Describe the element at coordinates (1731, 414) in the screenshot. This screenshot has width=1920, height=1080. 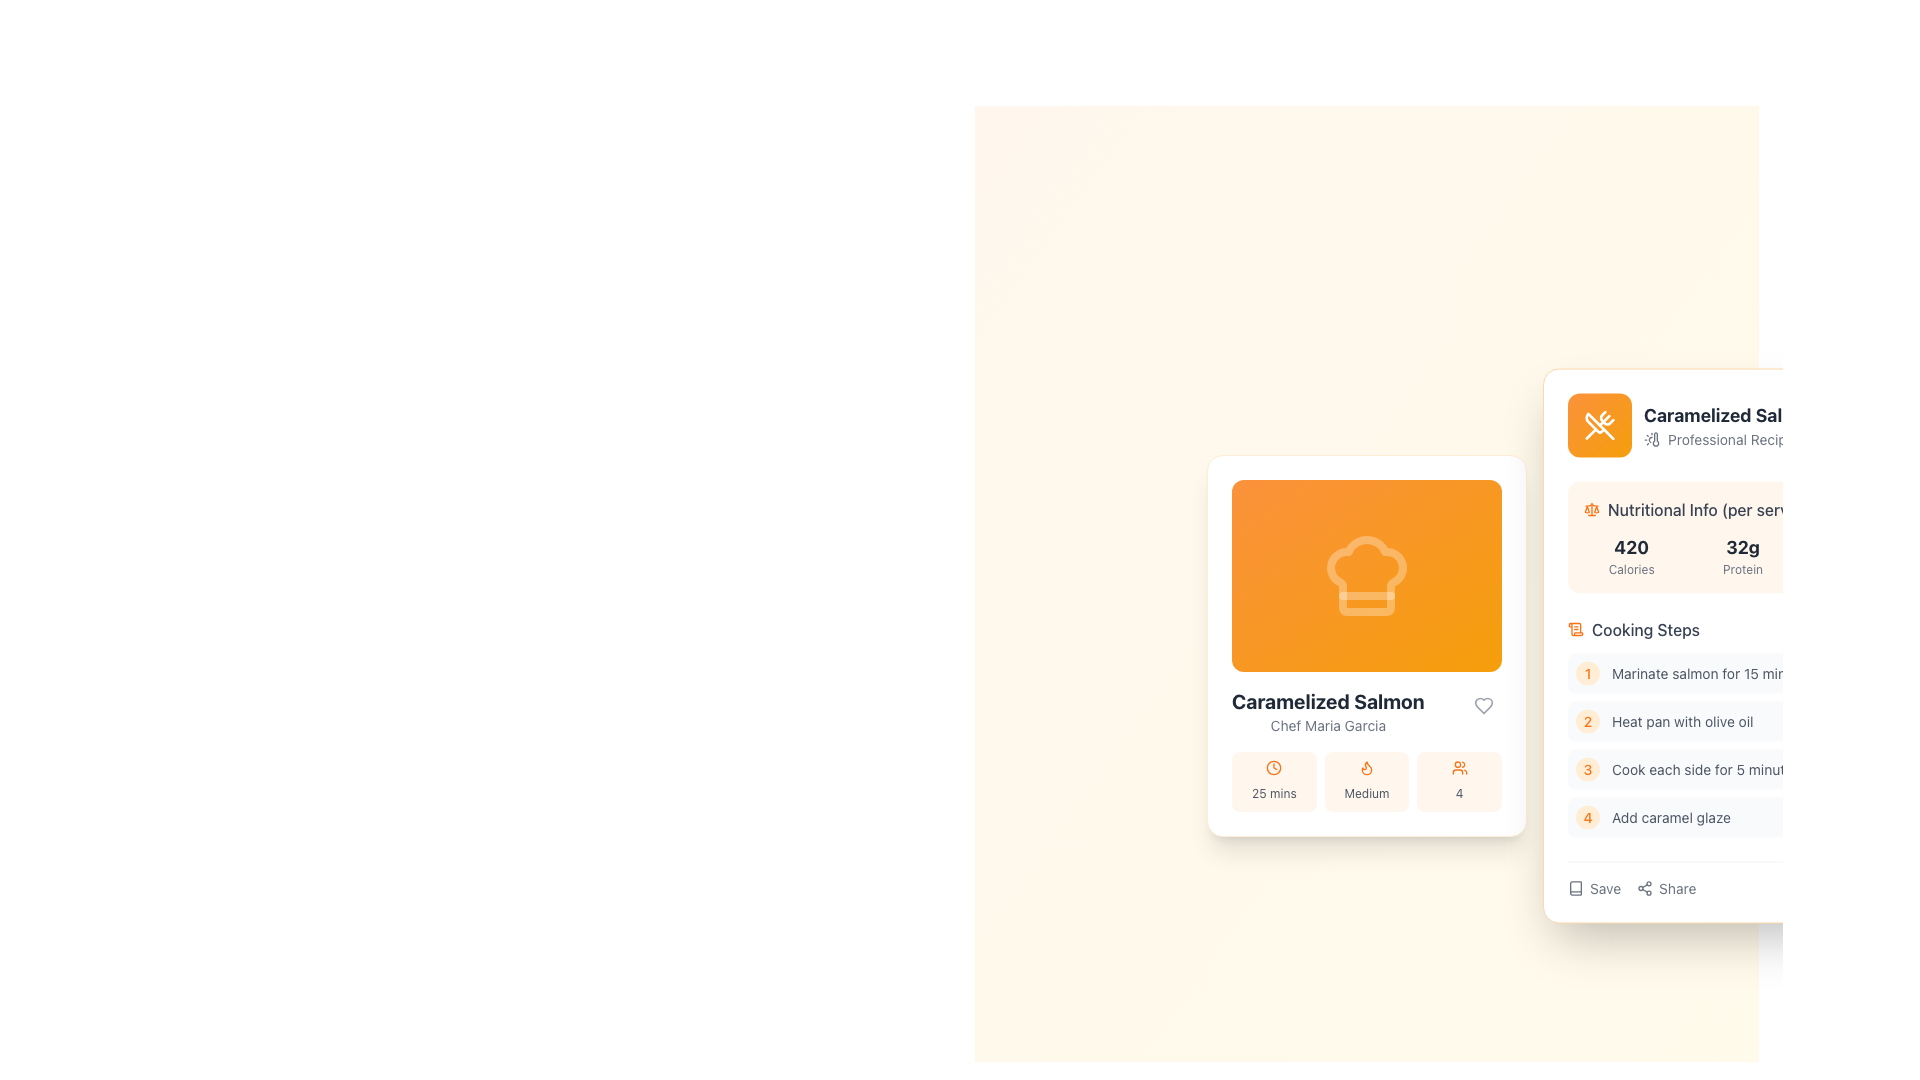
I see `the bold text label reading 'Caramelized Salmon' located at the top-right section of the card, above the subtitle 'Professional Recipe'` at that location.